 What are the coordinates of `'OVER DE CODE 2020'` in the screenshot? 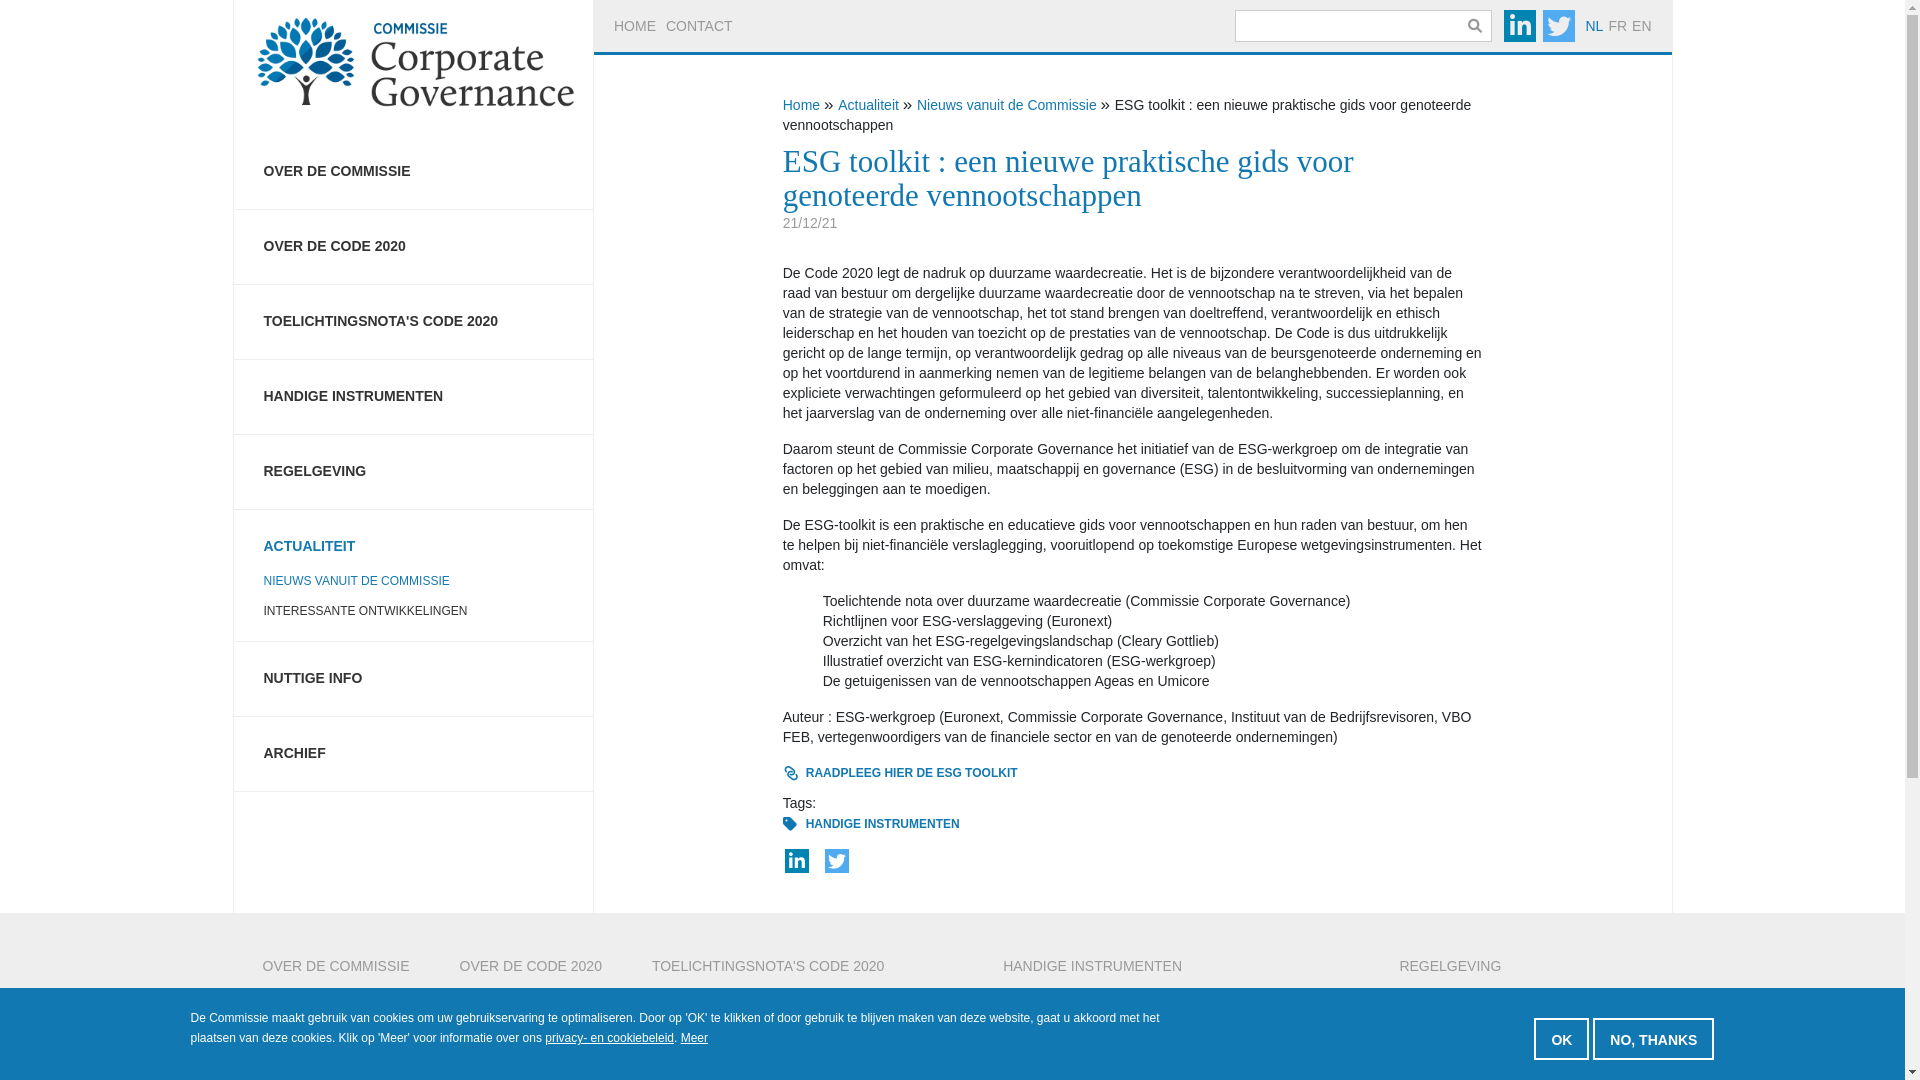 It's located at (412, 245).